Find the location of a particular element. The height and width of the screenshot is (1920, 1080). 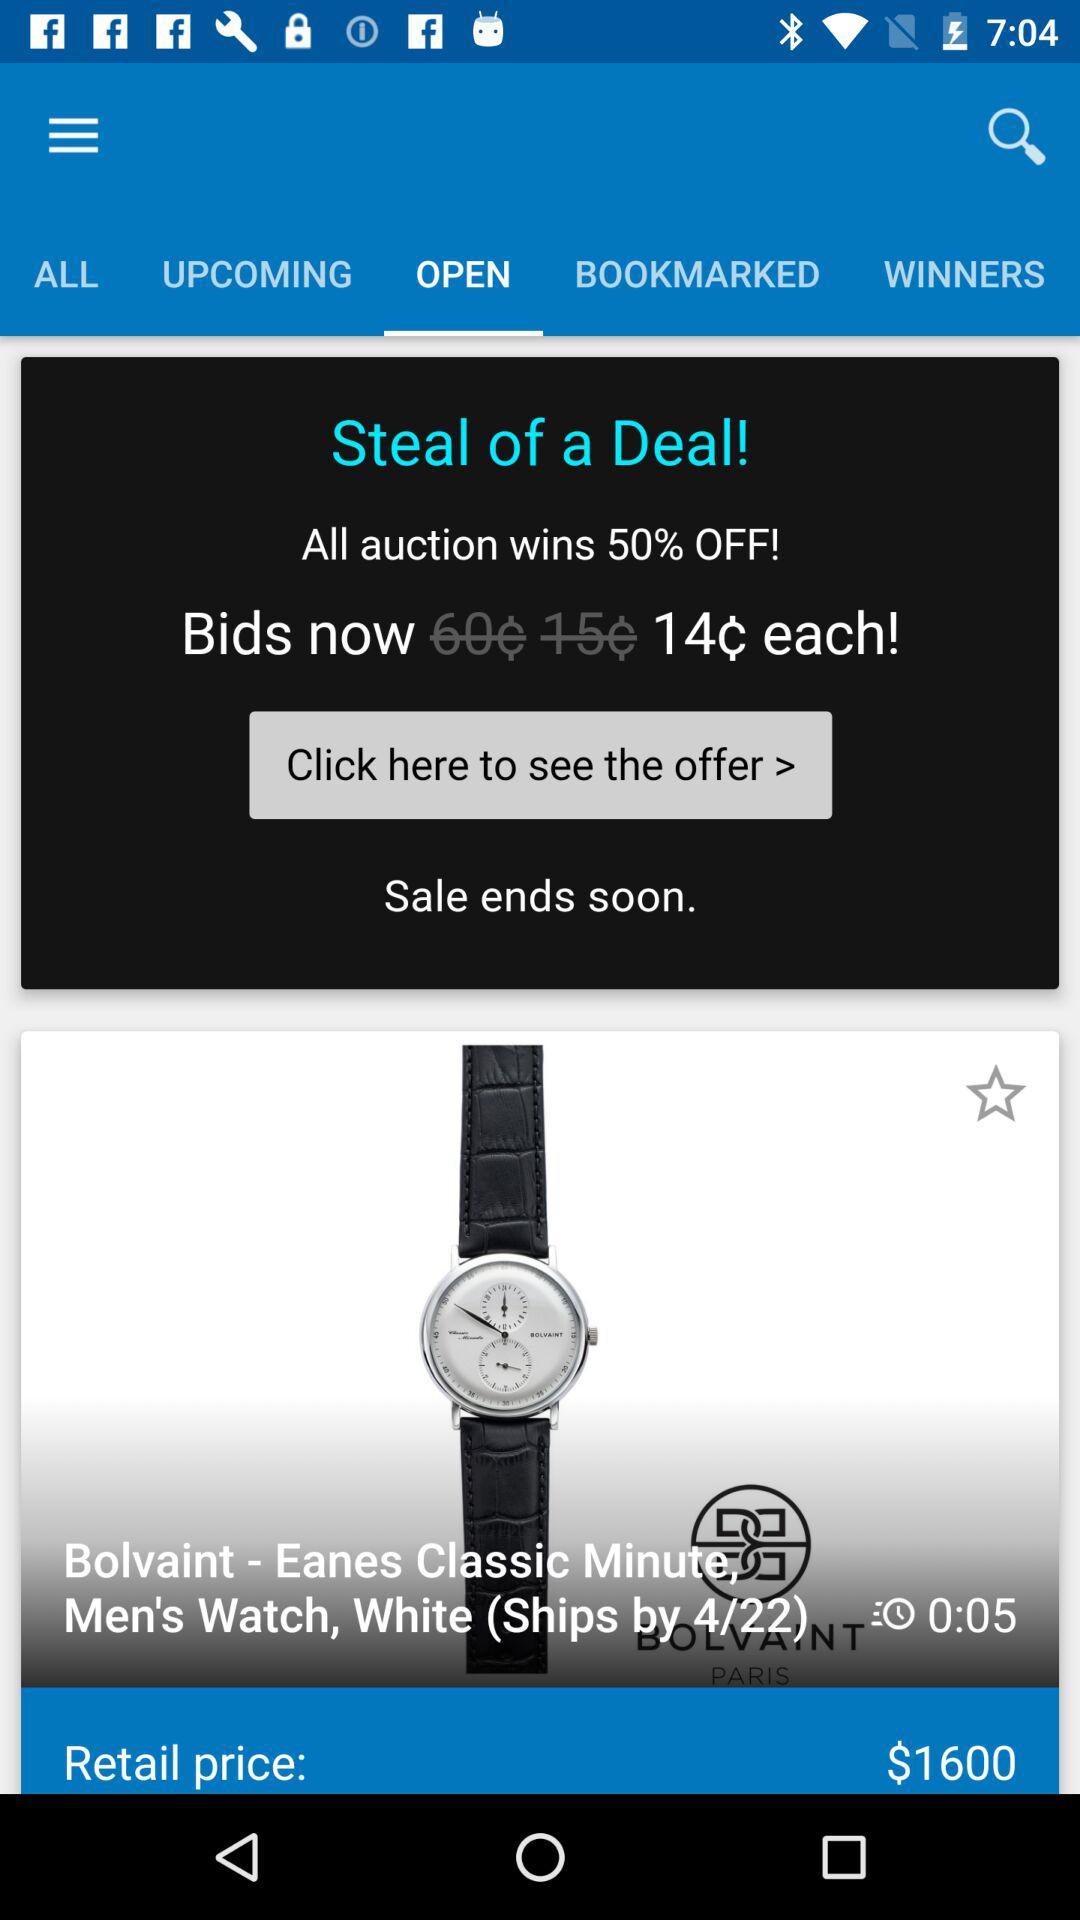

the clock icon which is left to the 005 is located at coordinates (892, 1613).